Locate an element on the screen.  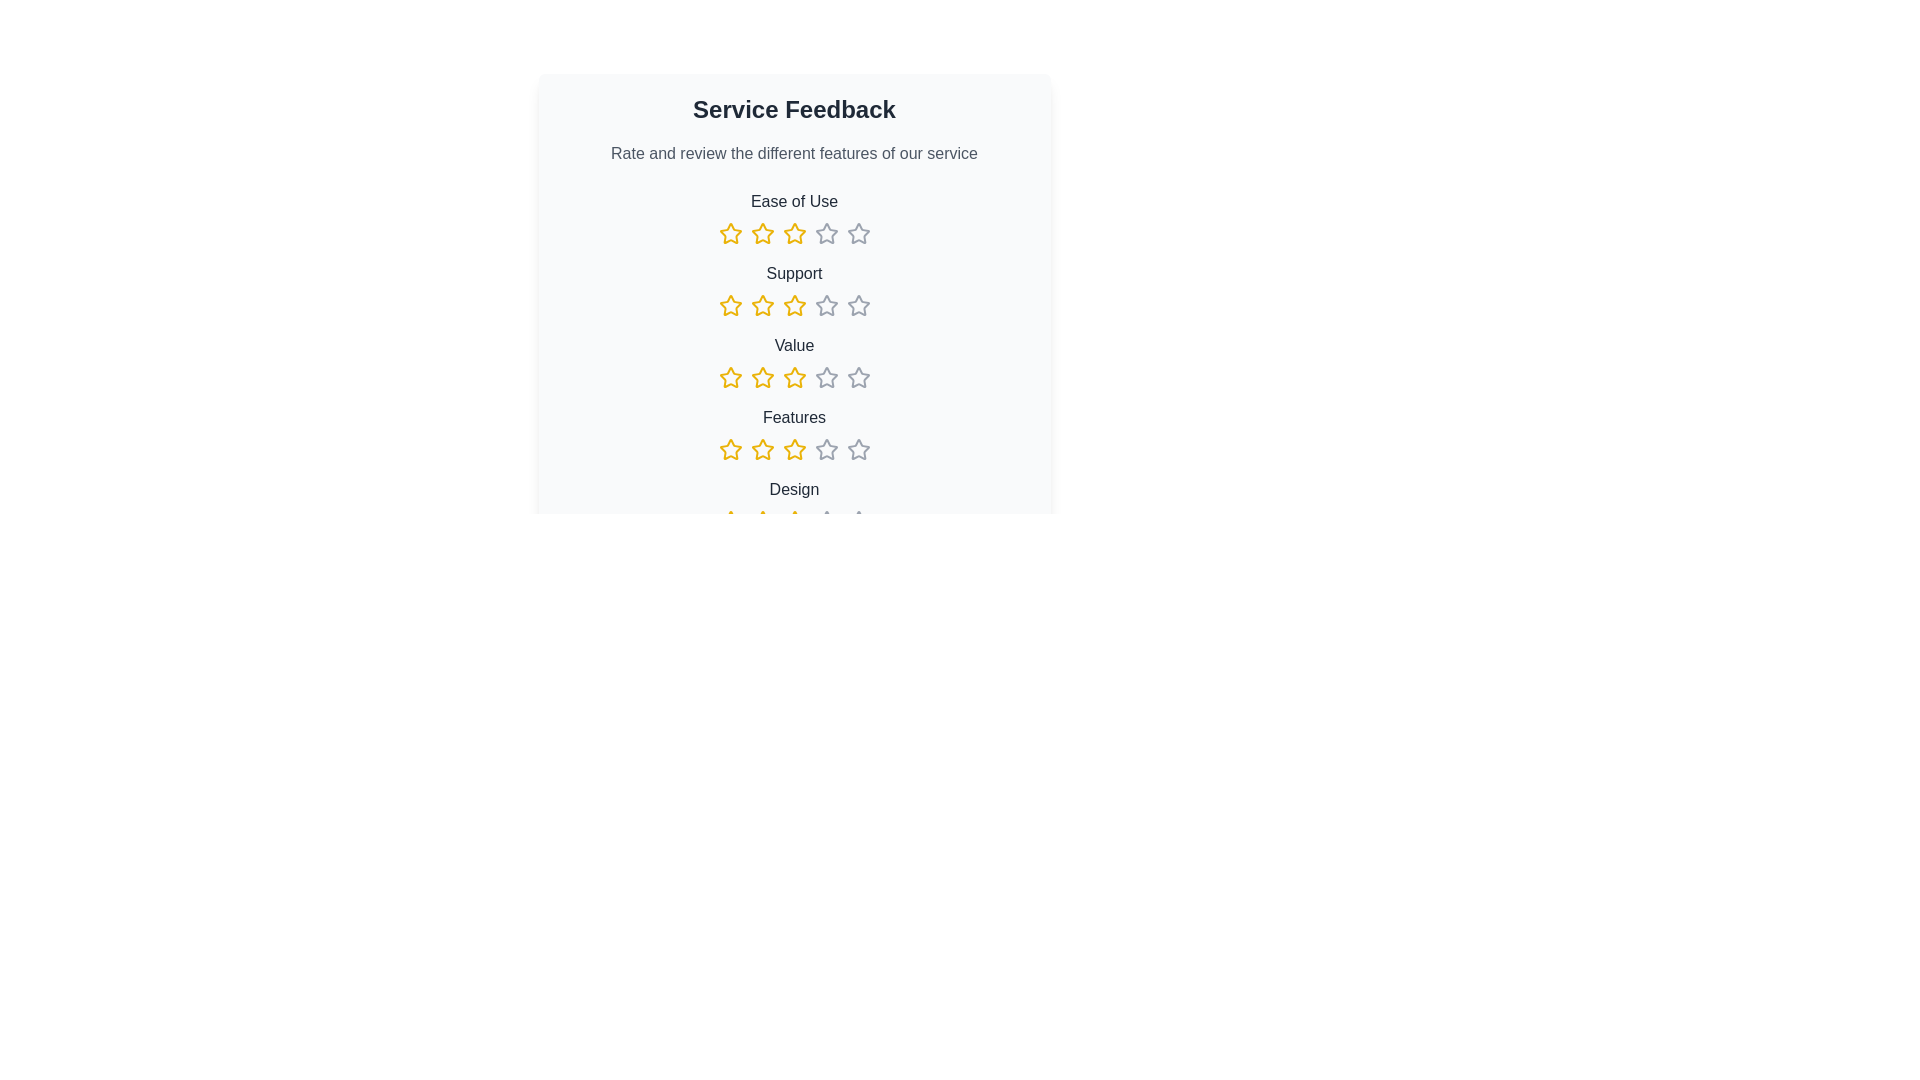
the first interactive rating star icon in the Service Feedback section under the label 'Features' to update the rating is located at coordinates (729, 450).